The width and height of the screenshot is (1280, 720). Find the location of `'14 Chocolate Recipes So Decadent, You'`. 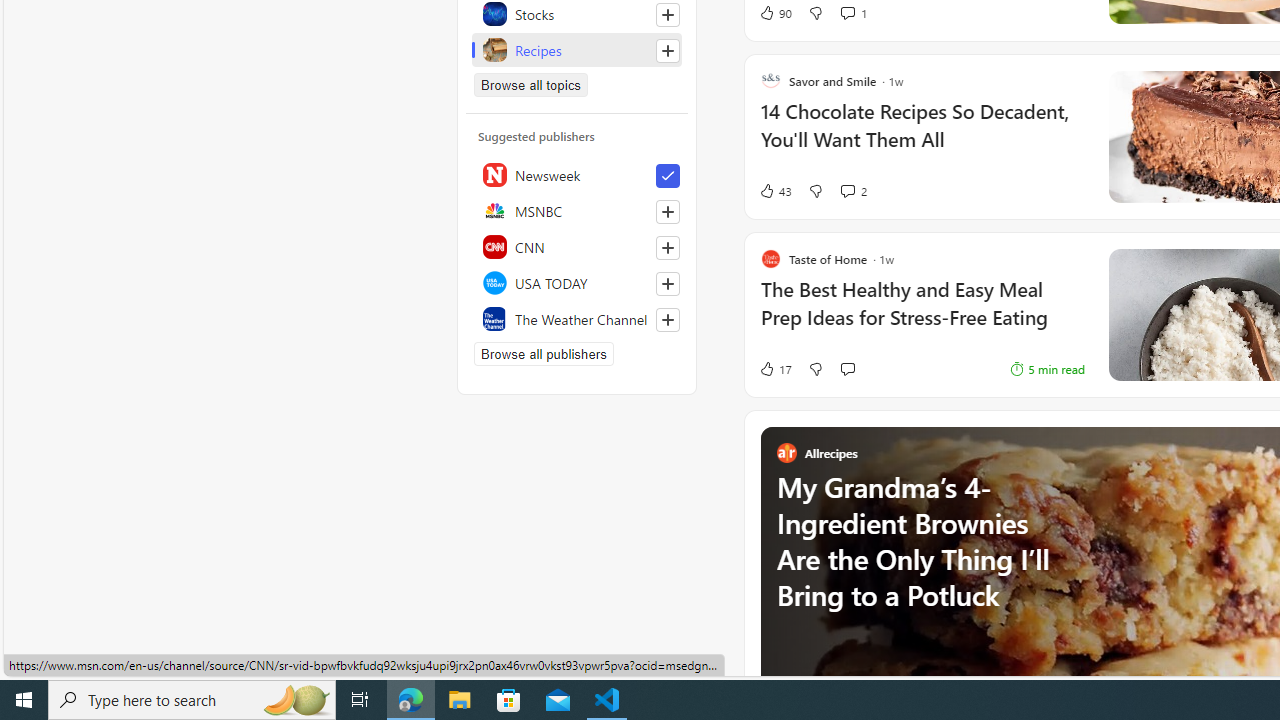

'14 Chocolate Recipes So Decadent, You' is located at coordinates (921, 135).